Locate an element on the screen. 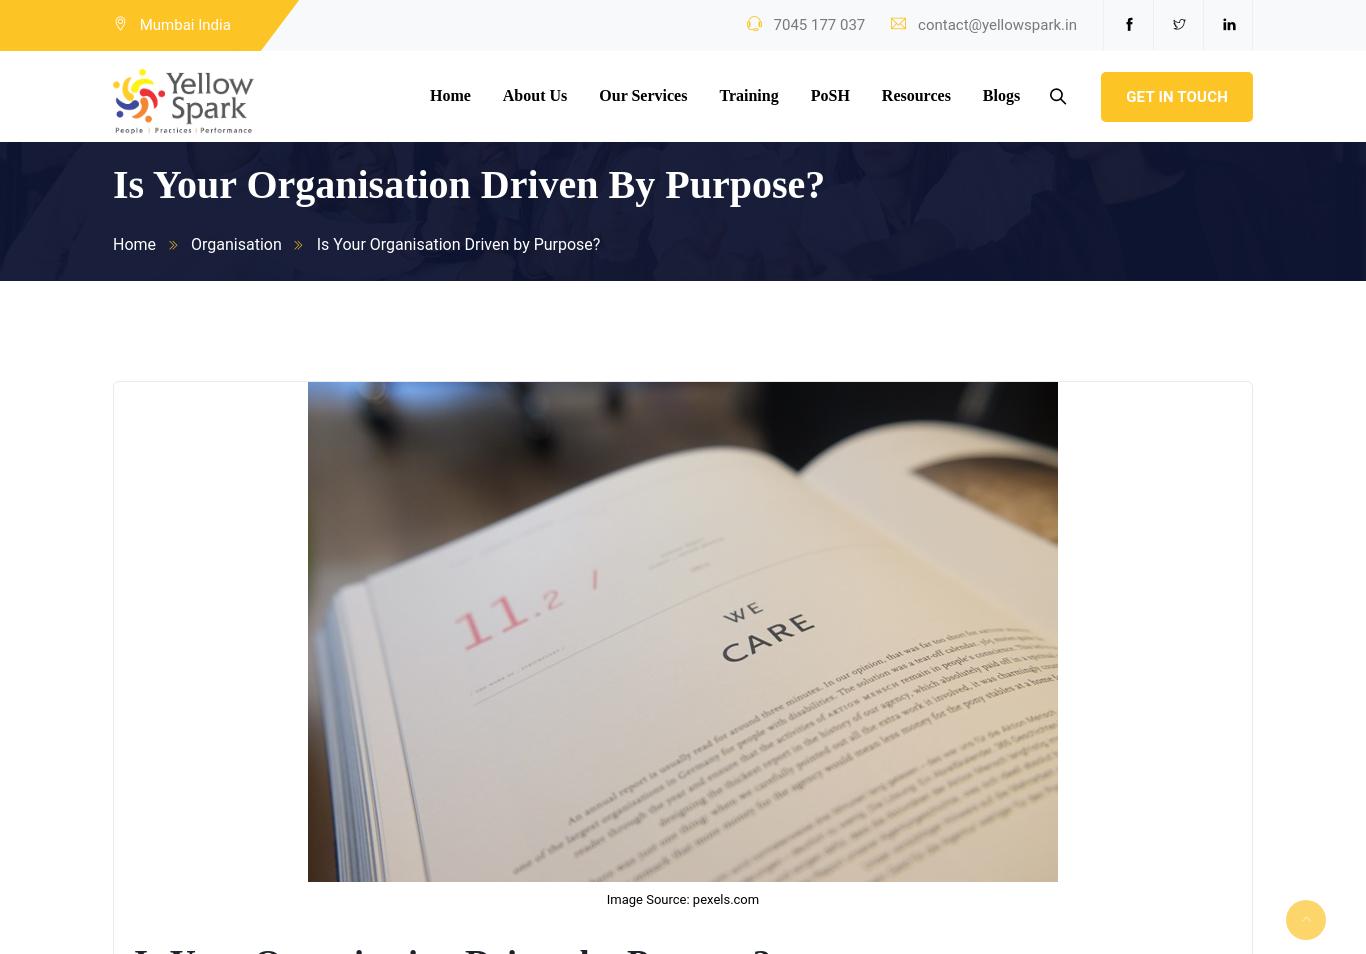 Image resolution: width=1366 pixels, height=954 pixels. 'PoSH' is located at coordinates (828, 94).